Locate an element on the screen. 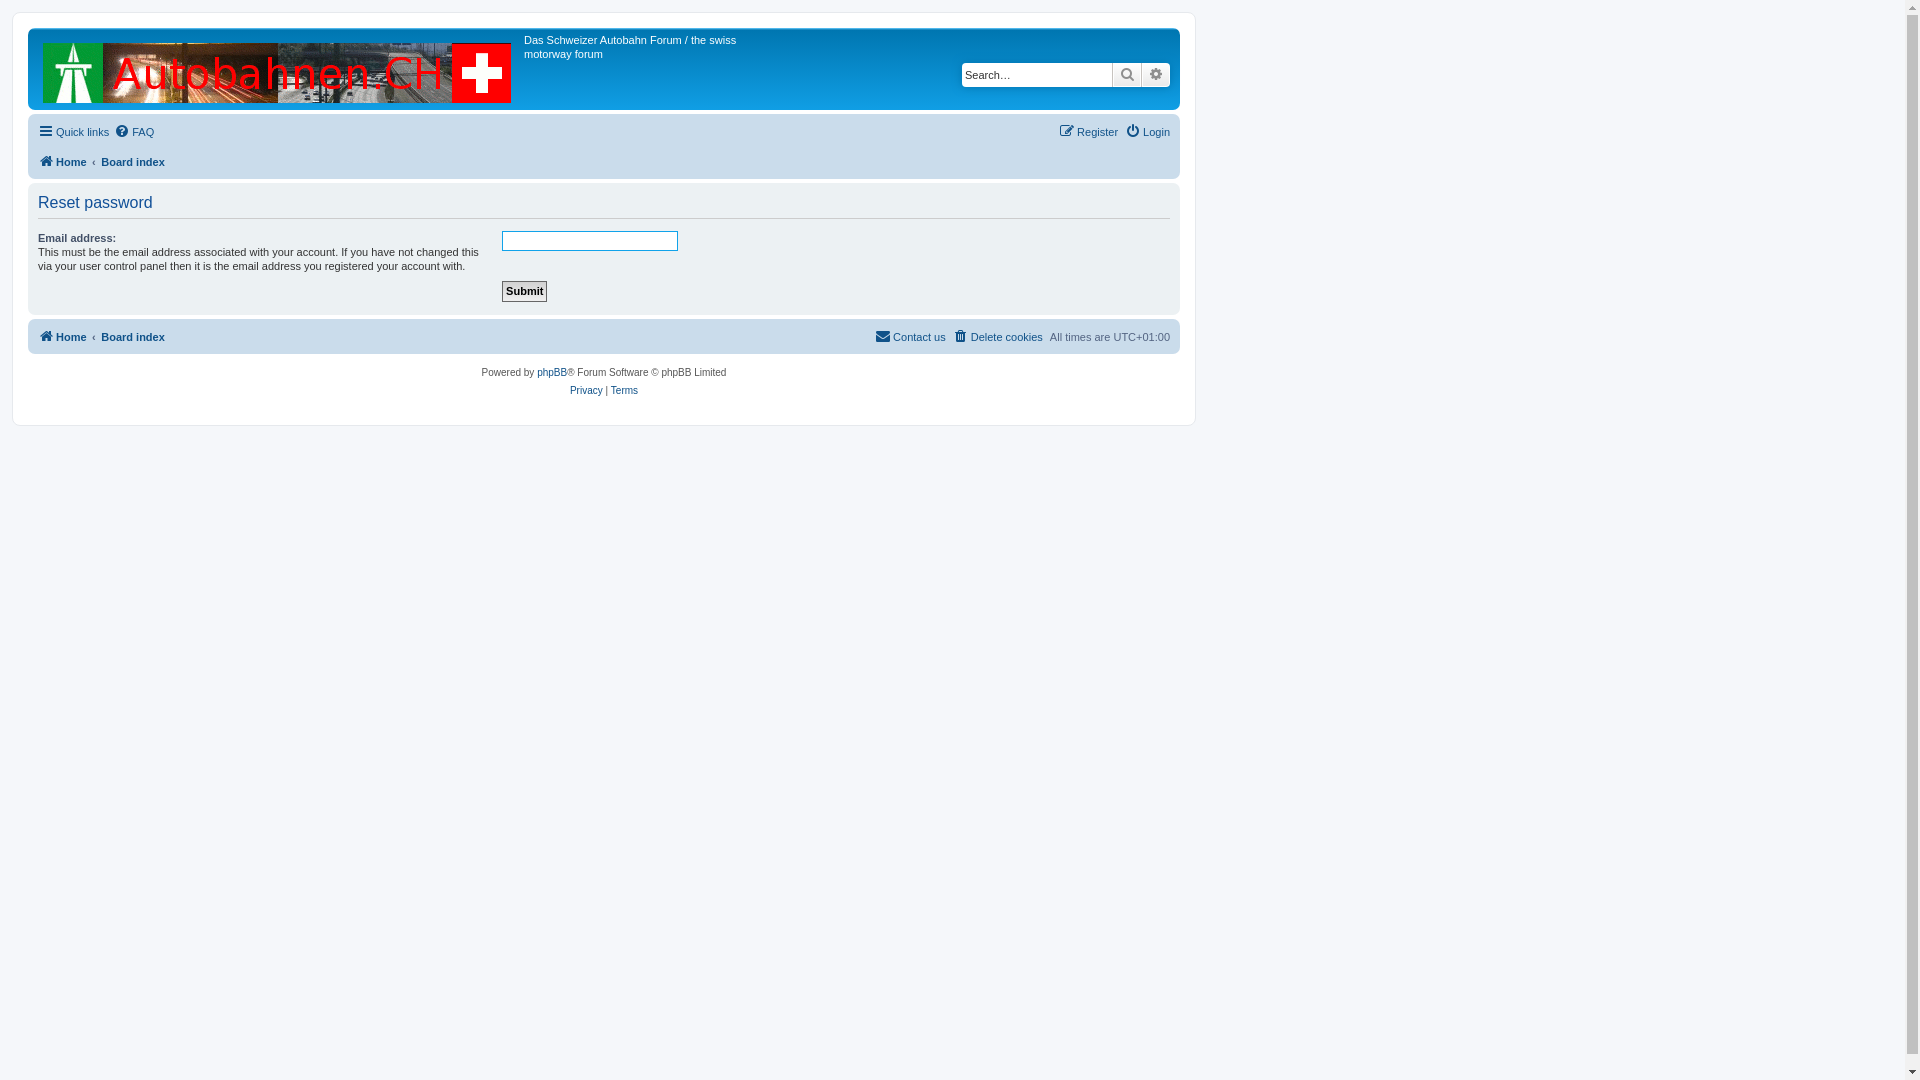 This screenshot has width=1920, height=1080. 'Home' is located at coordinates (38, 335).